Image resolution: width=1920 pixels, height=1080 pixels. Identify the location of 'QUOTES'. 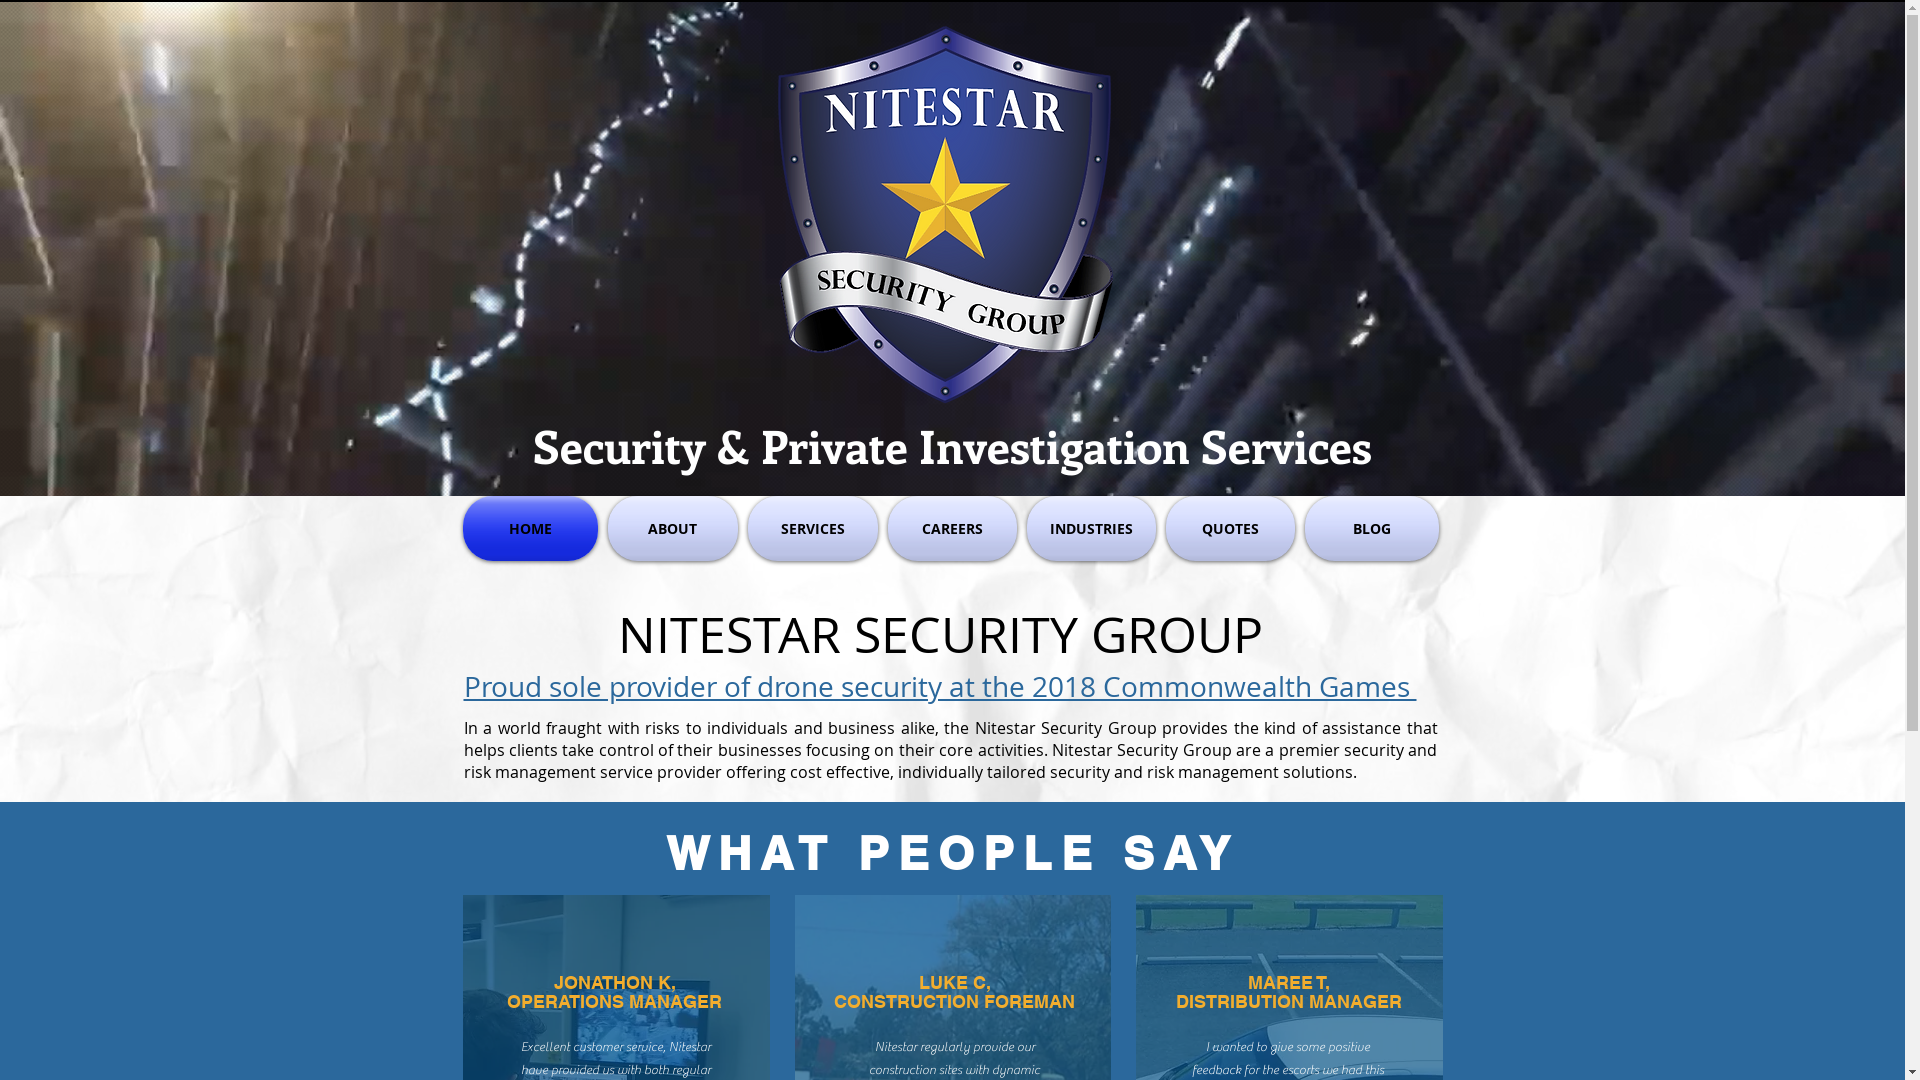
(1228, 527).